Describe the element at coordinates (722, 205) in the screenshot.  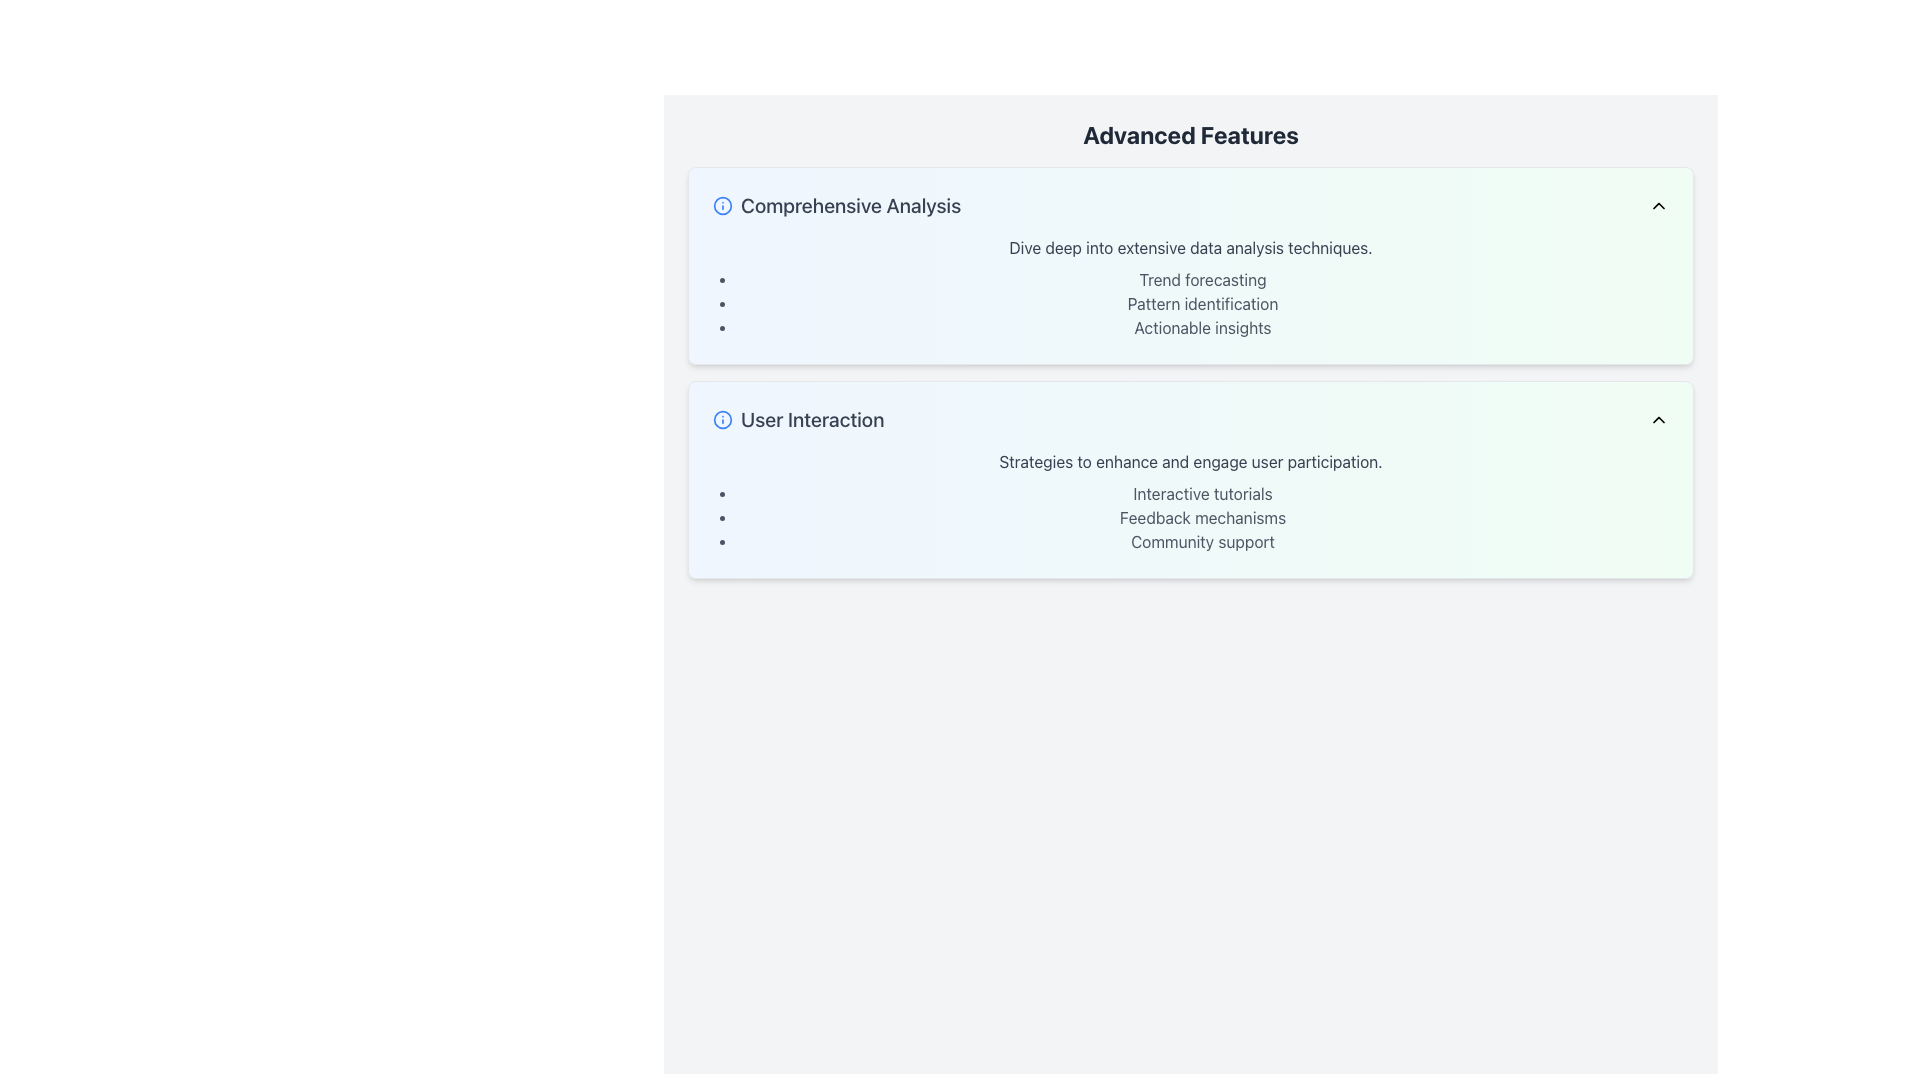
I see `the Icon that indicates the availability of additional information about the 'Comprehensive Analysis' section, located at the top-left corner of the highlighted subsection within the 'Advanced Features' layout` at that location.